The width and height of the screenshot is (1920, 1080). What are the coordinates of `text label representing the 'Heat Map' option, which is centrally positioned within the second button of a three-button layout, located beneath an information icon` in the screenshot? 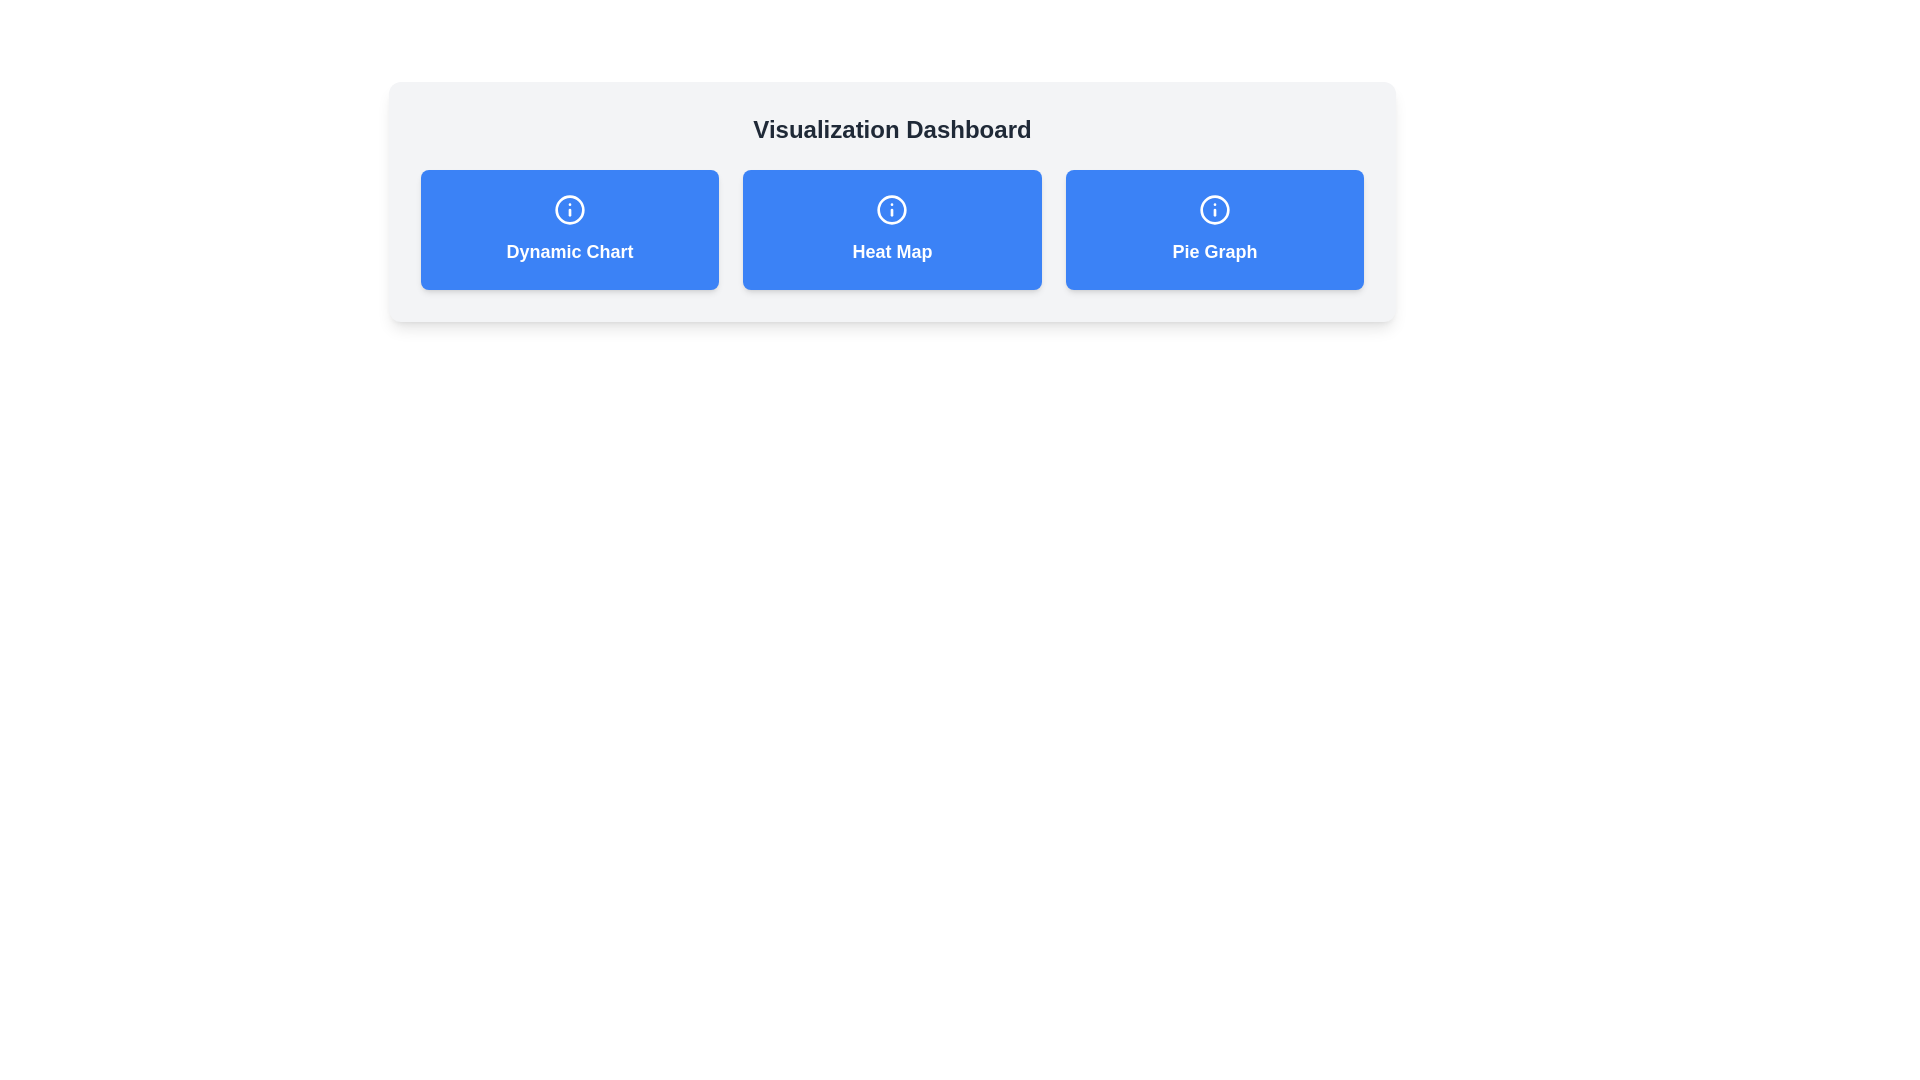 It's located at (891, 250).